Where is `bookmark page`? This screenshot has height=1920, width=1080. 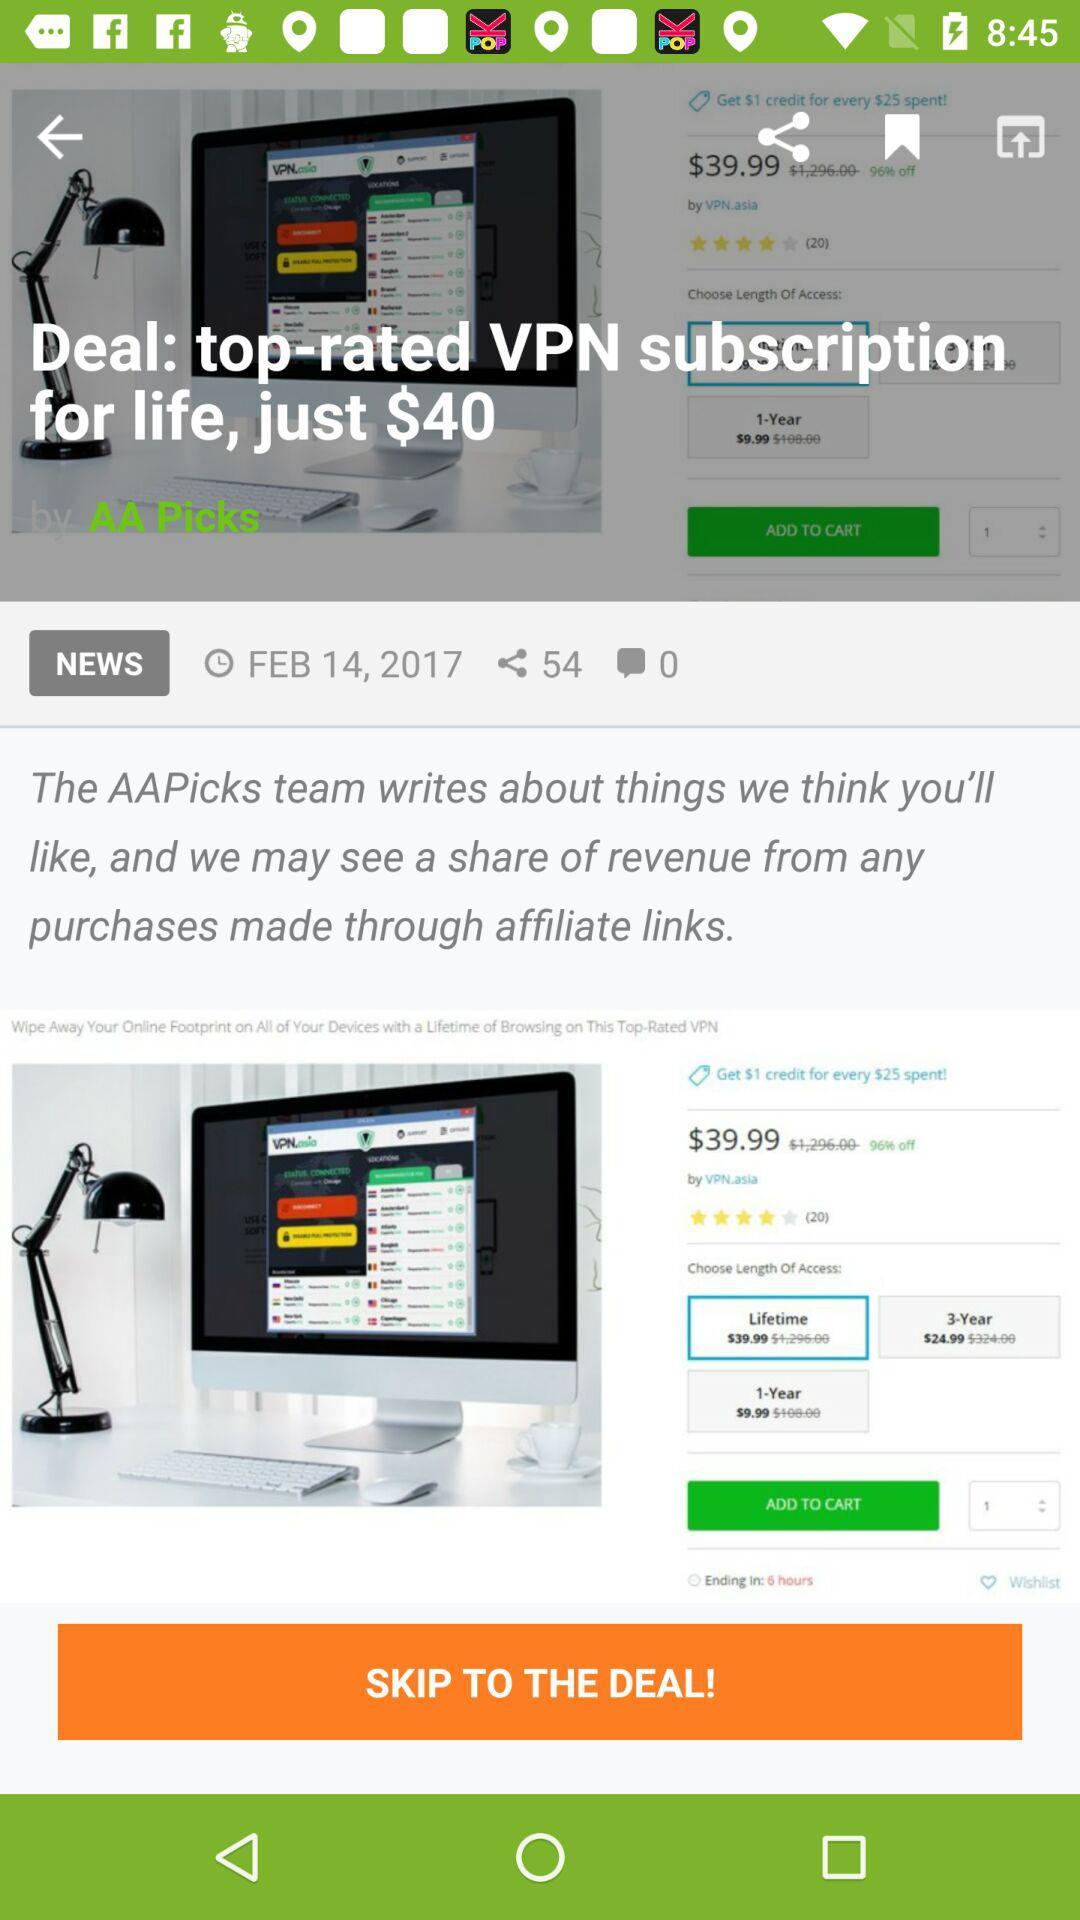
bookmark page is located at coordinates (902, 135).